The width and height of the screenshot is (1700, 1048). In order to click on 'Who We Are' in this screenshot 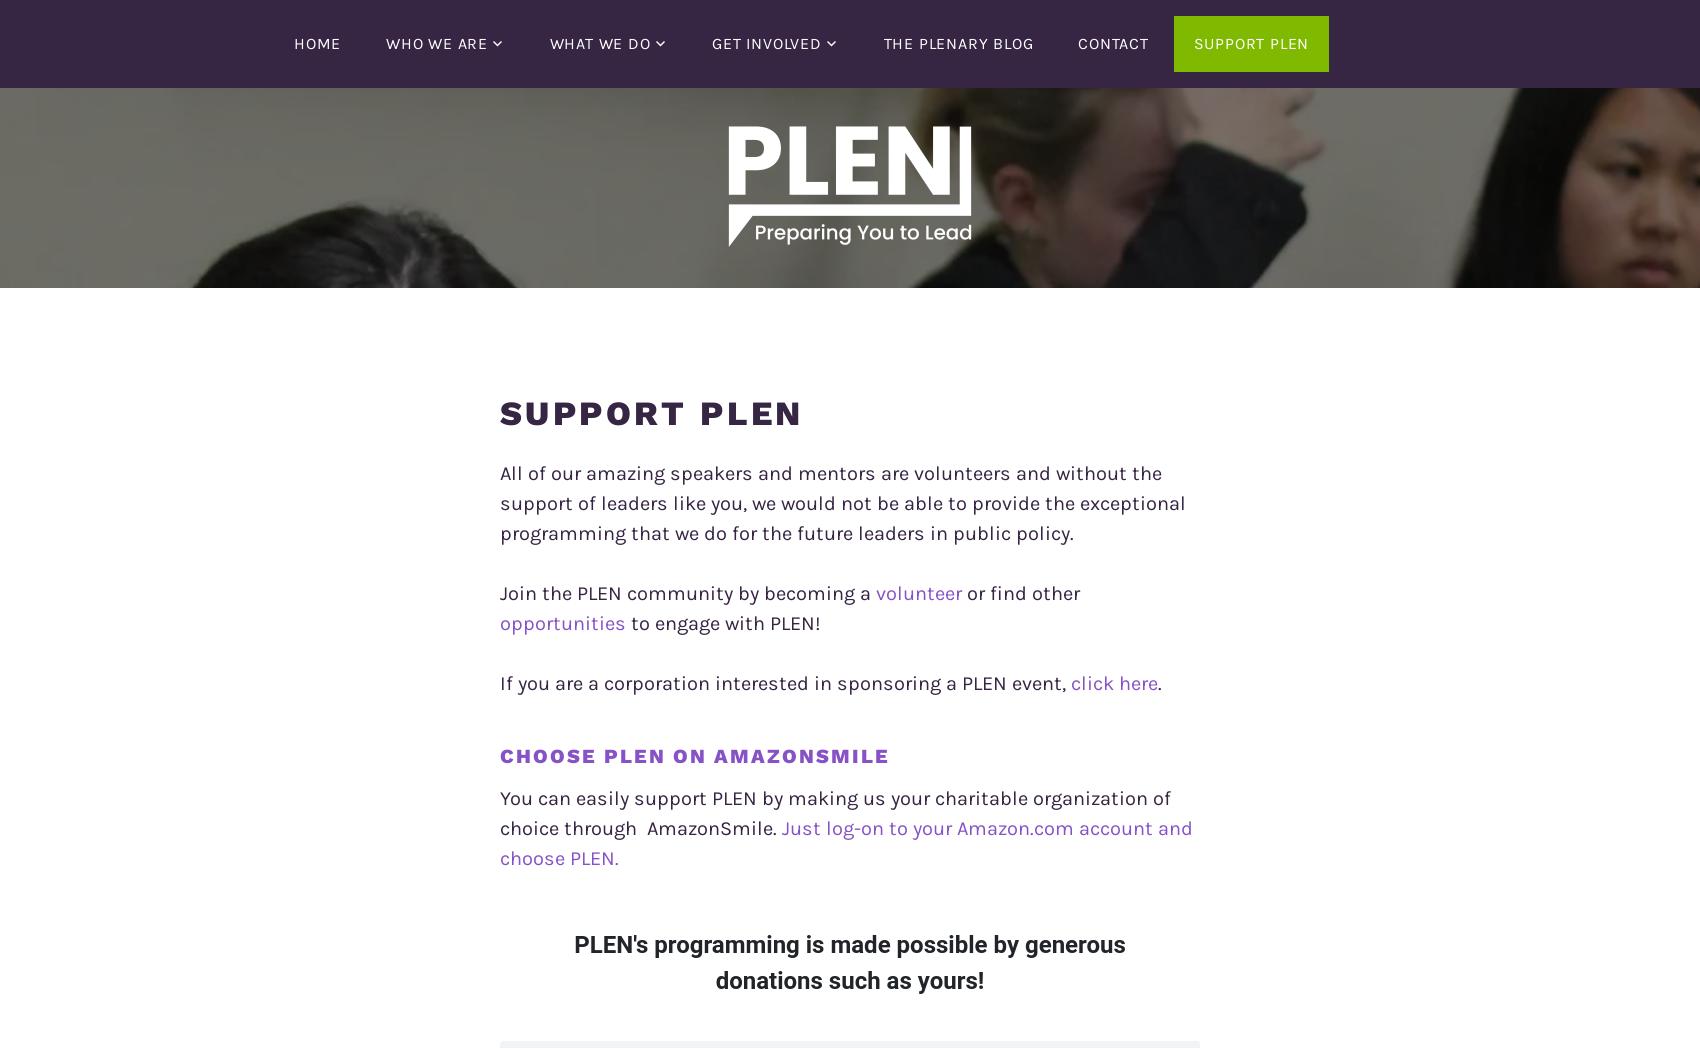, I will do `click(437, 42)`.